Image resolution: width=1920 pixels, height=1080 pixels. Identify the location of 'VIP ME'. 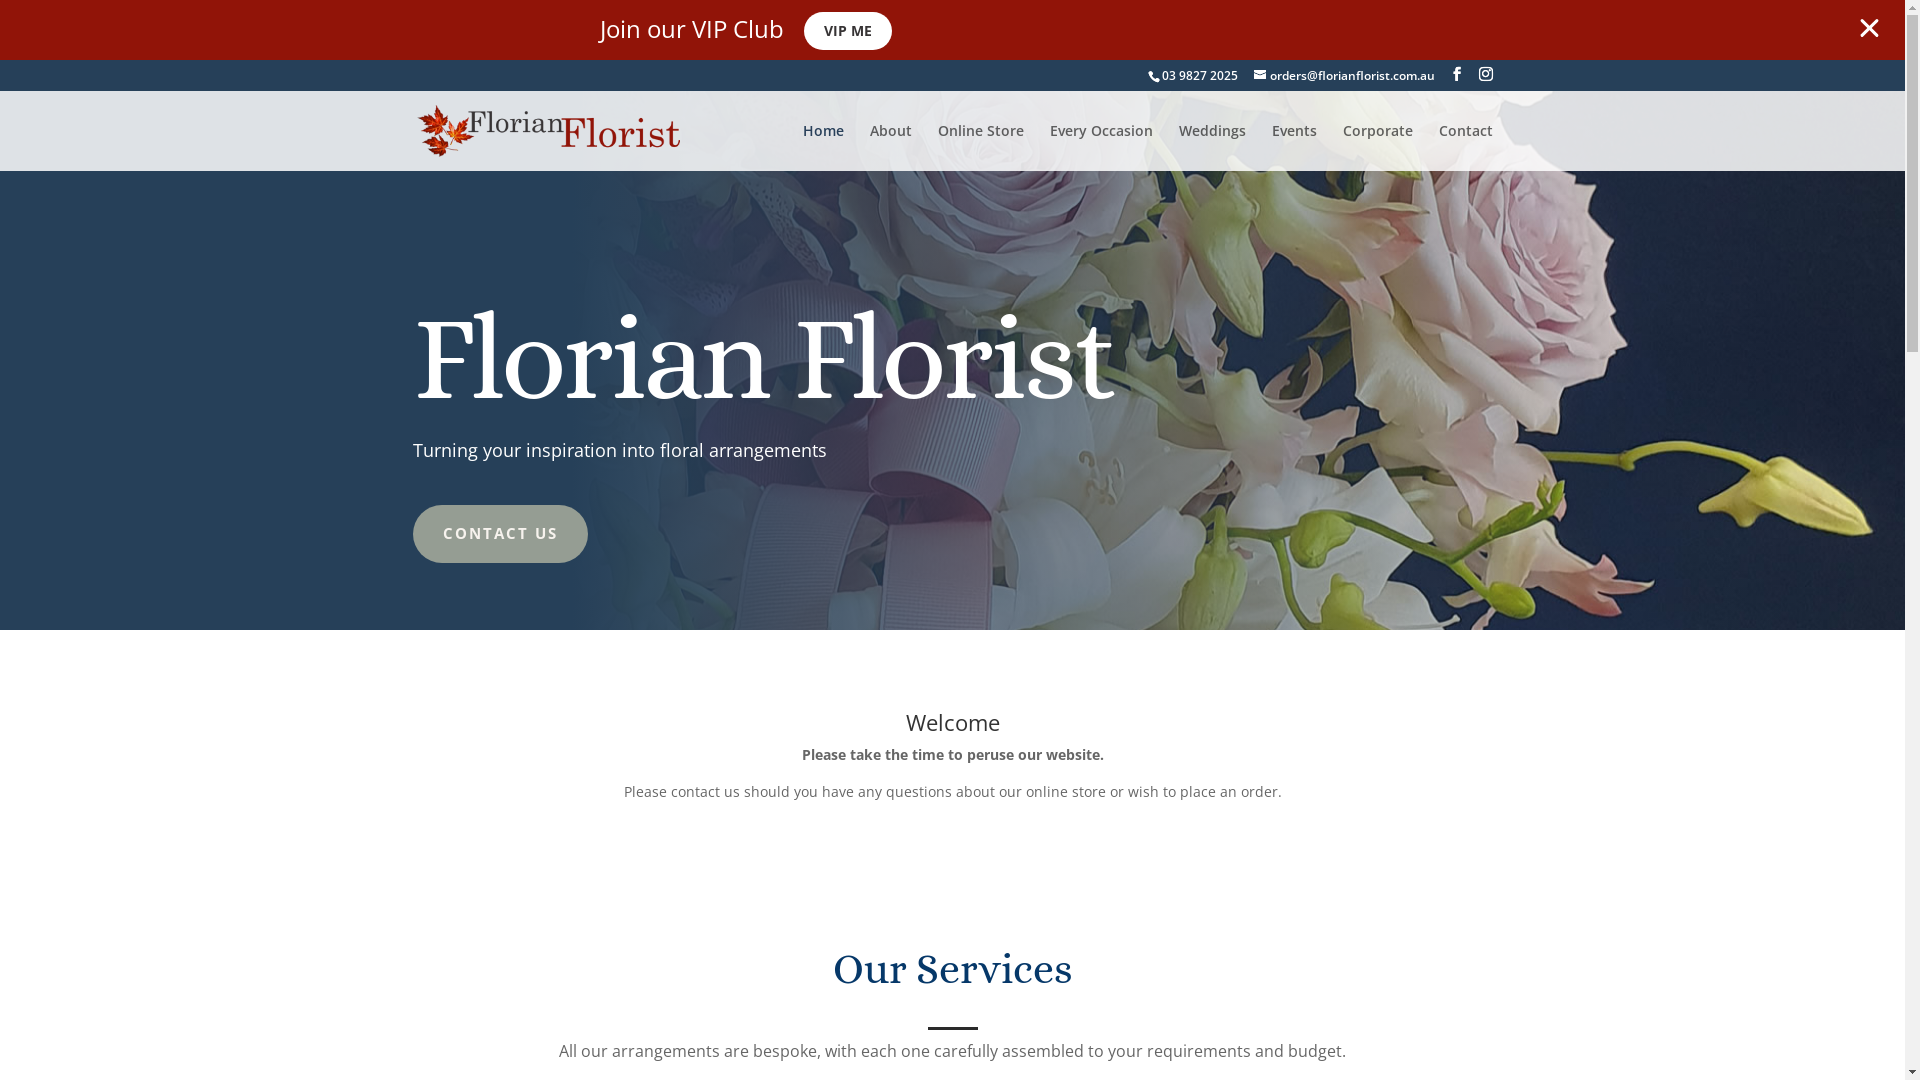
(848, 30).